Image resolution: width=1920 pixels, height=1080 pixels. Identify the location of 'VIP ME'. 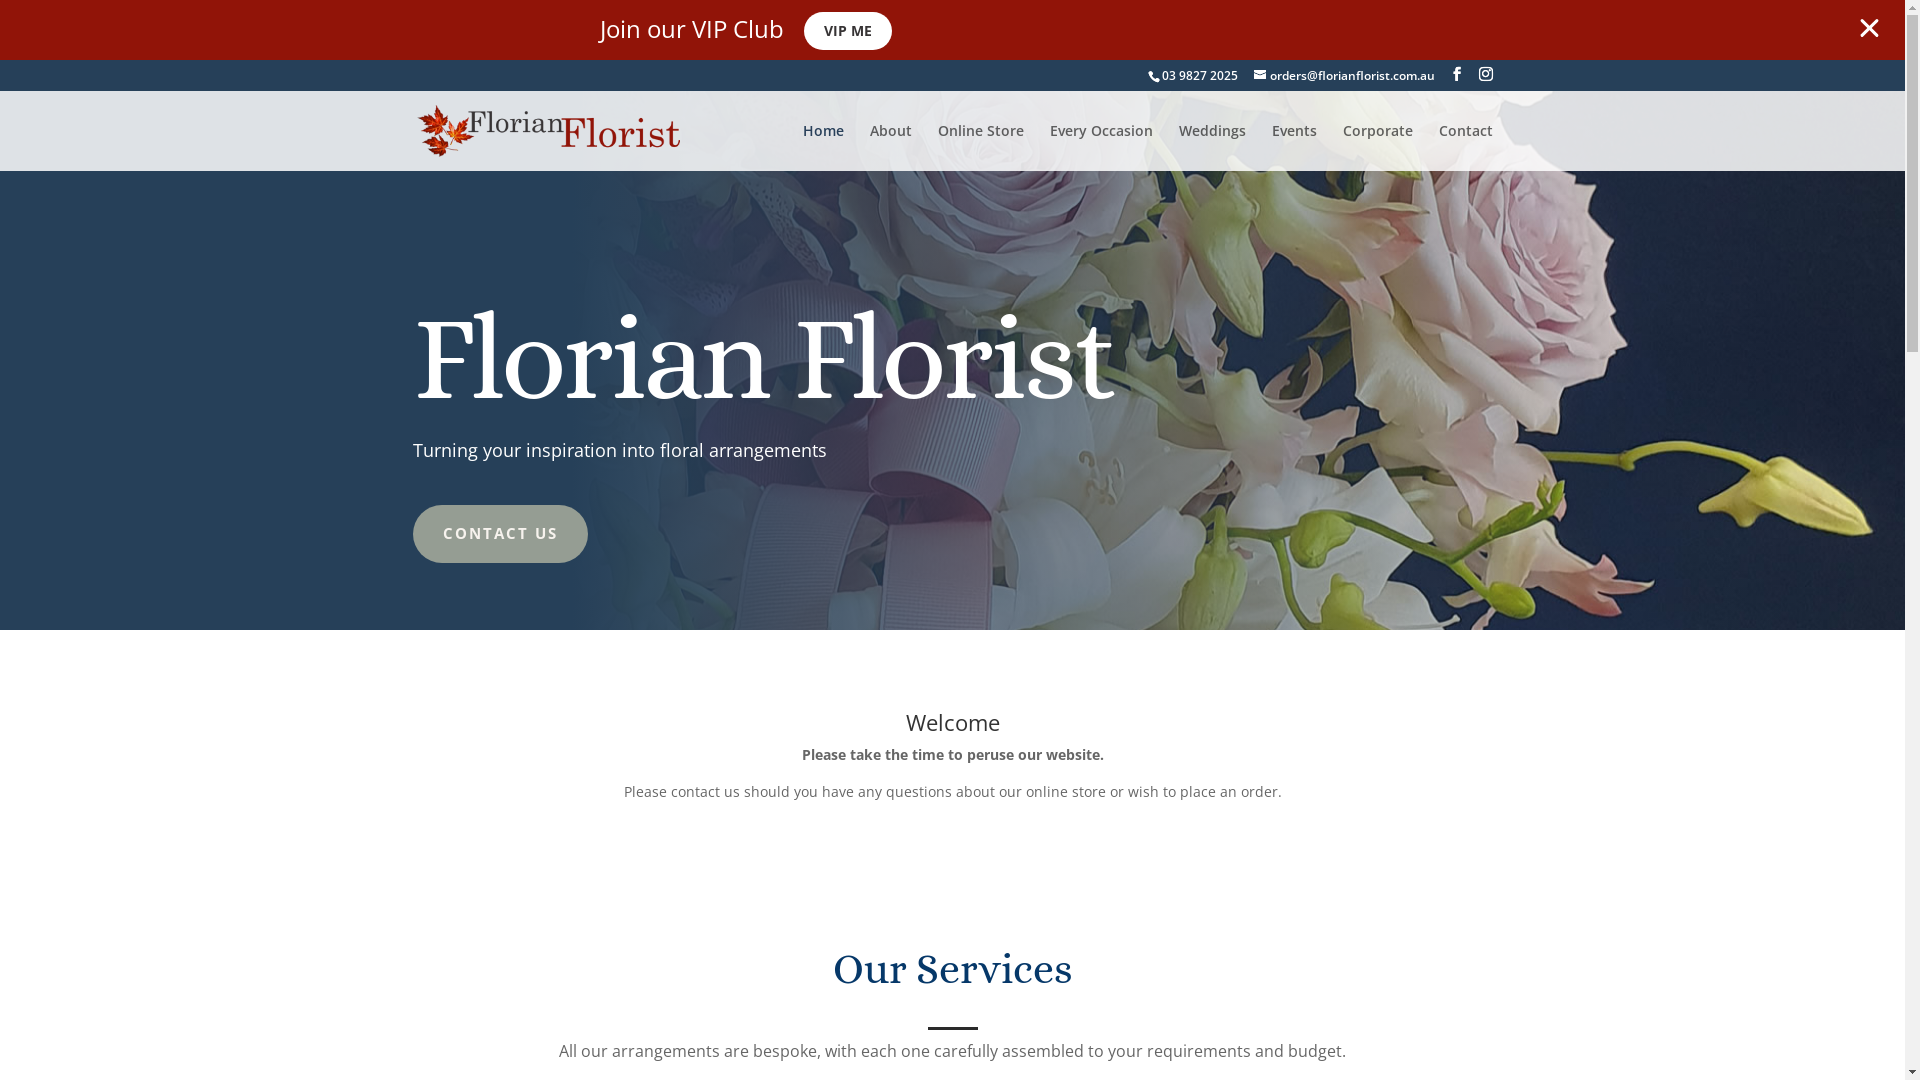
(848, 30).